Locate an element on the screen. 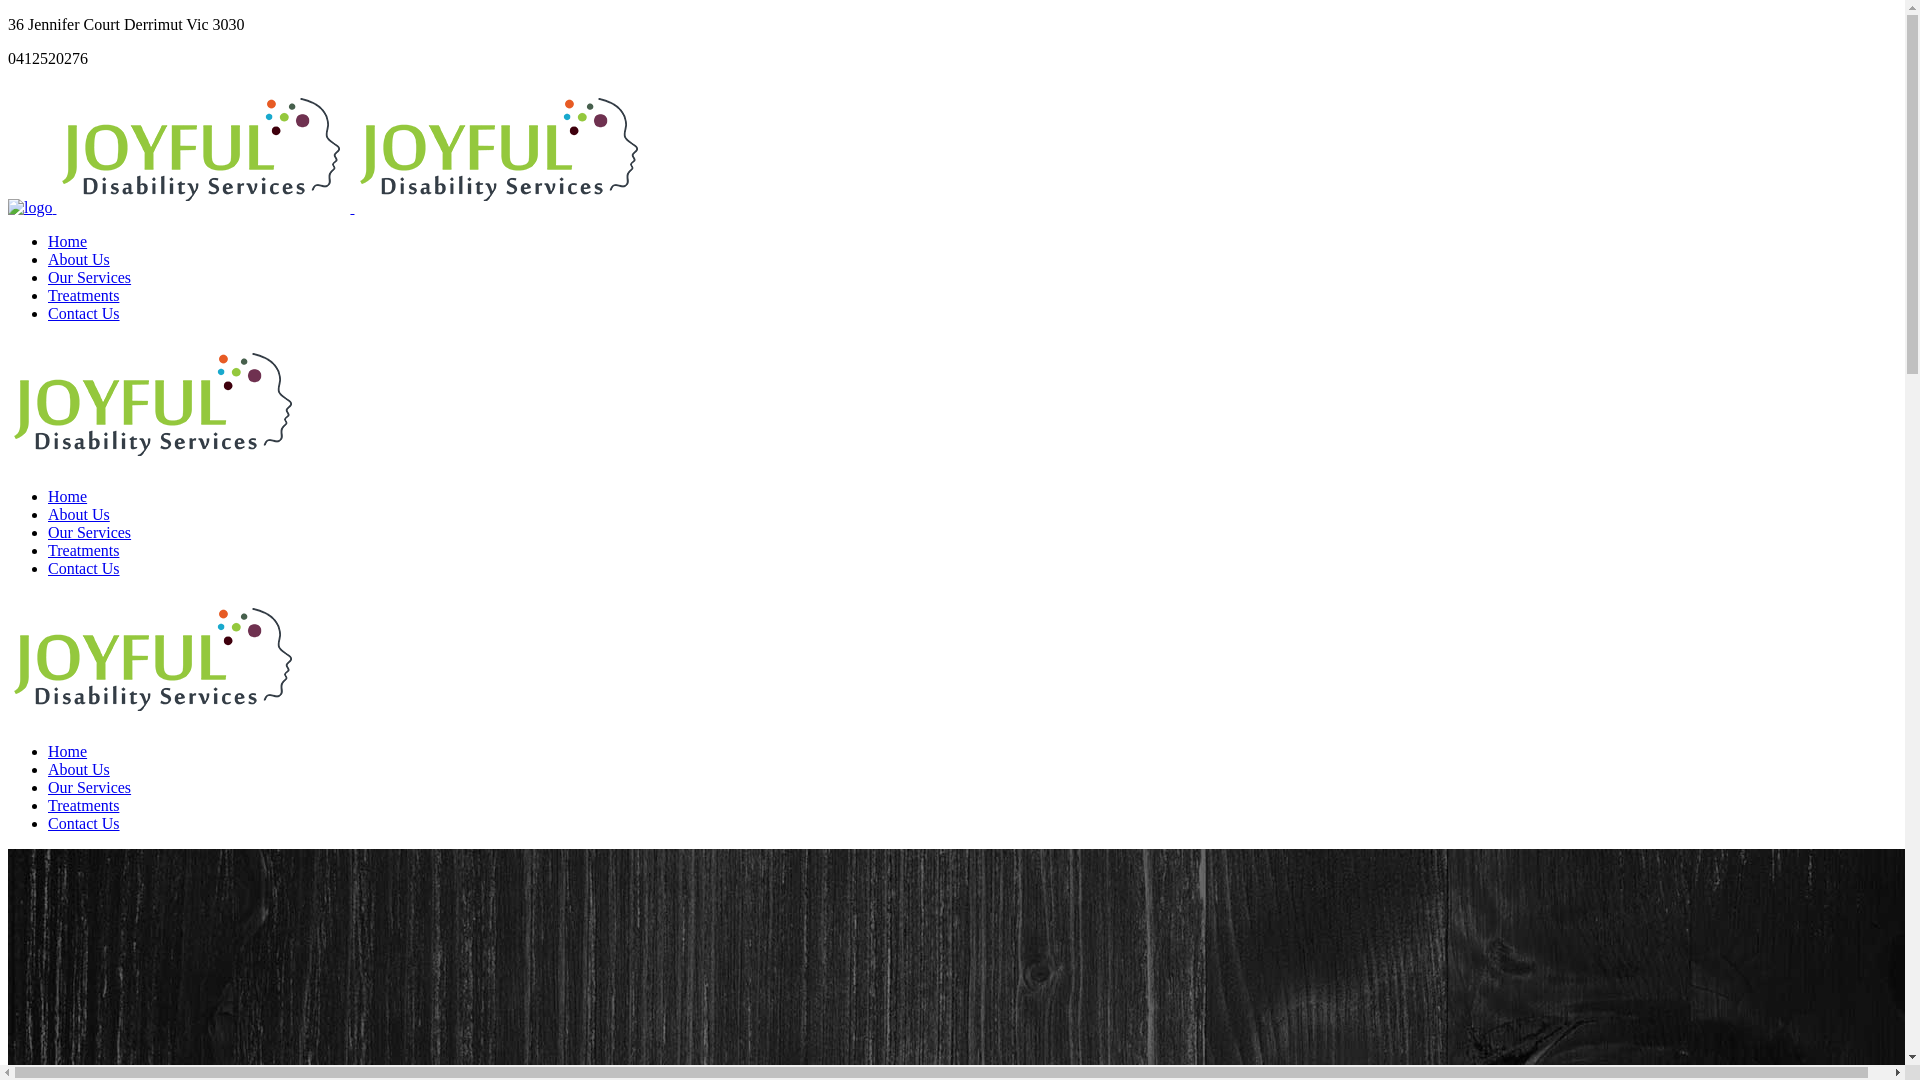 The height and width of the screenshot is (1080, 1920). 'Treatments' is located at coordinates (82, 804).